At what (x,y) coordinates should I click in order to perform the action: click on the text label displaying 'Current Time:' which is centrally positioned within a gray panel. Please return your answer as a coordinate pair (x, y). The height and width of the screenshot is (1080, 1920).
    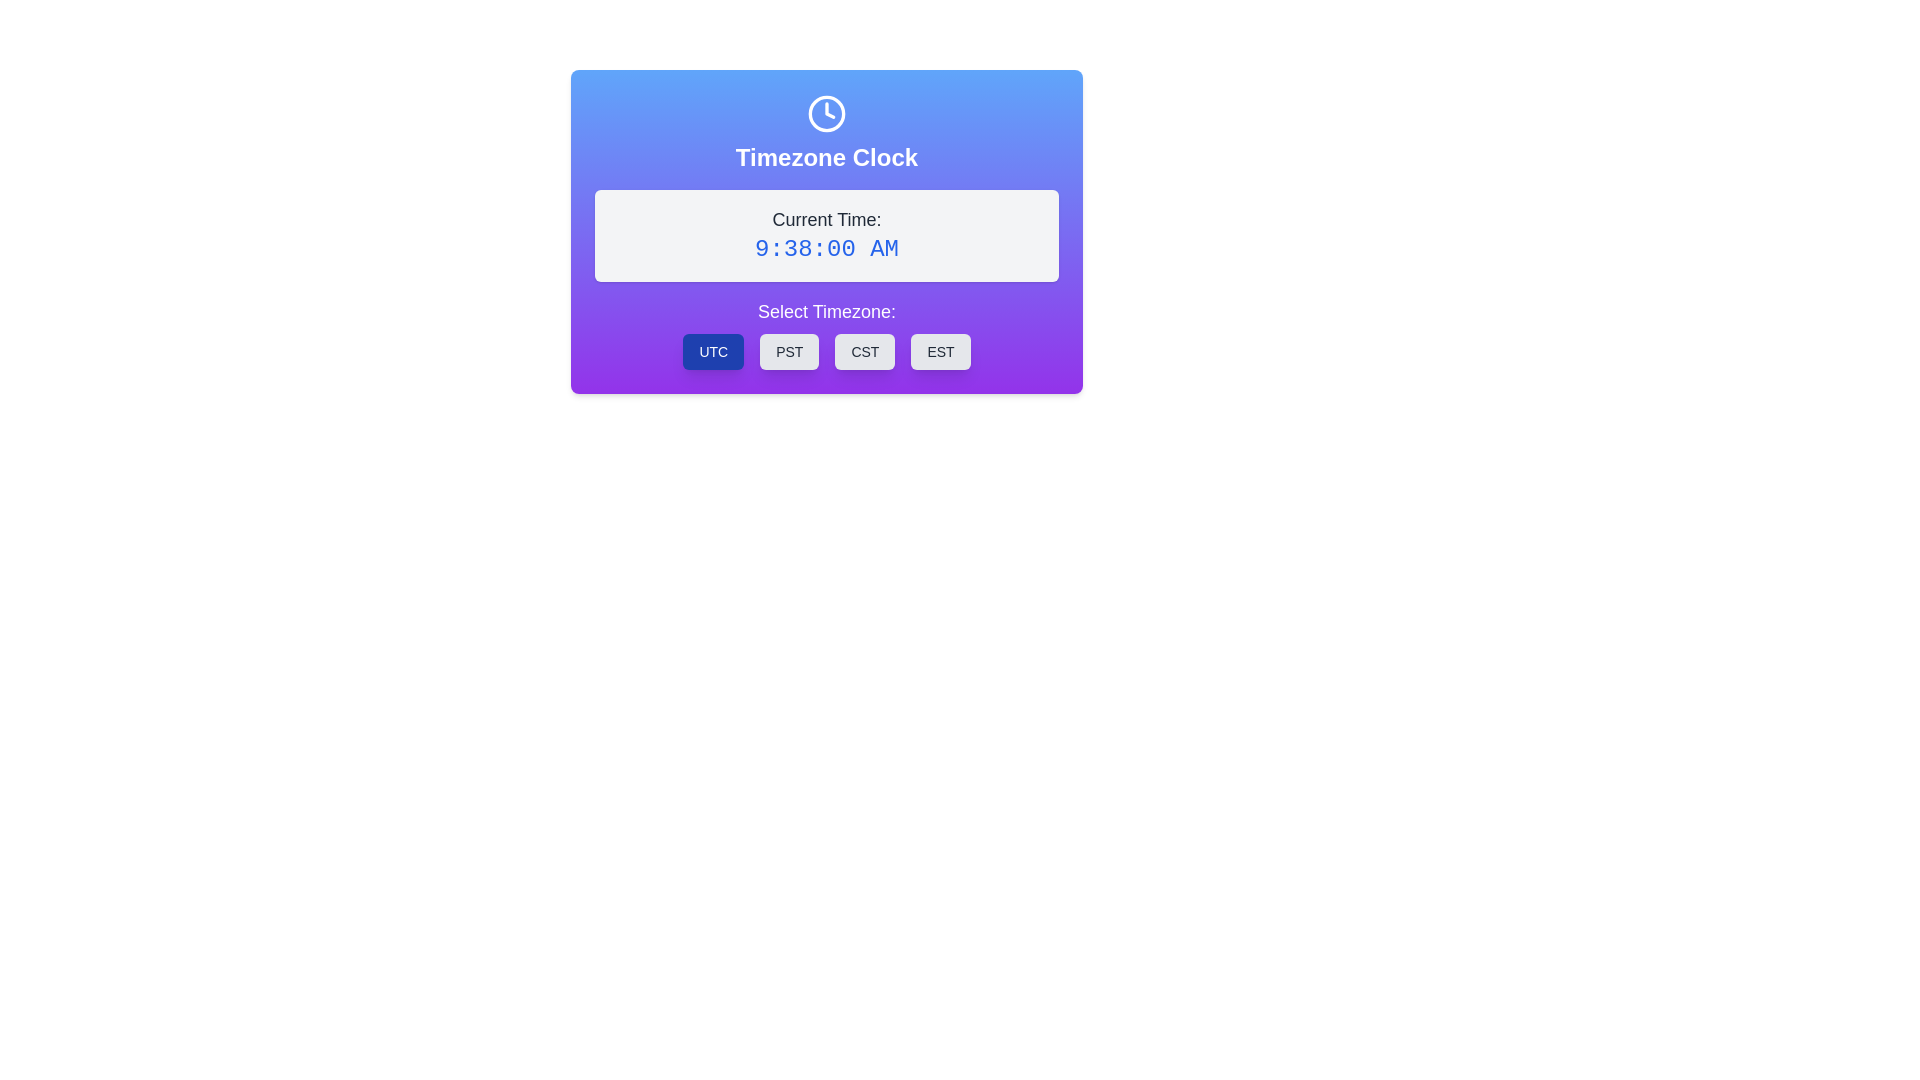
    Looking at the image, I should click on (826, 219).